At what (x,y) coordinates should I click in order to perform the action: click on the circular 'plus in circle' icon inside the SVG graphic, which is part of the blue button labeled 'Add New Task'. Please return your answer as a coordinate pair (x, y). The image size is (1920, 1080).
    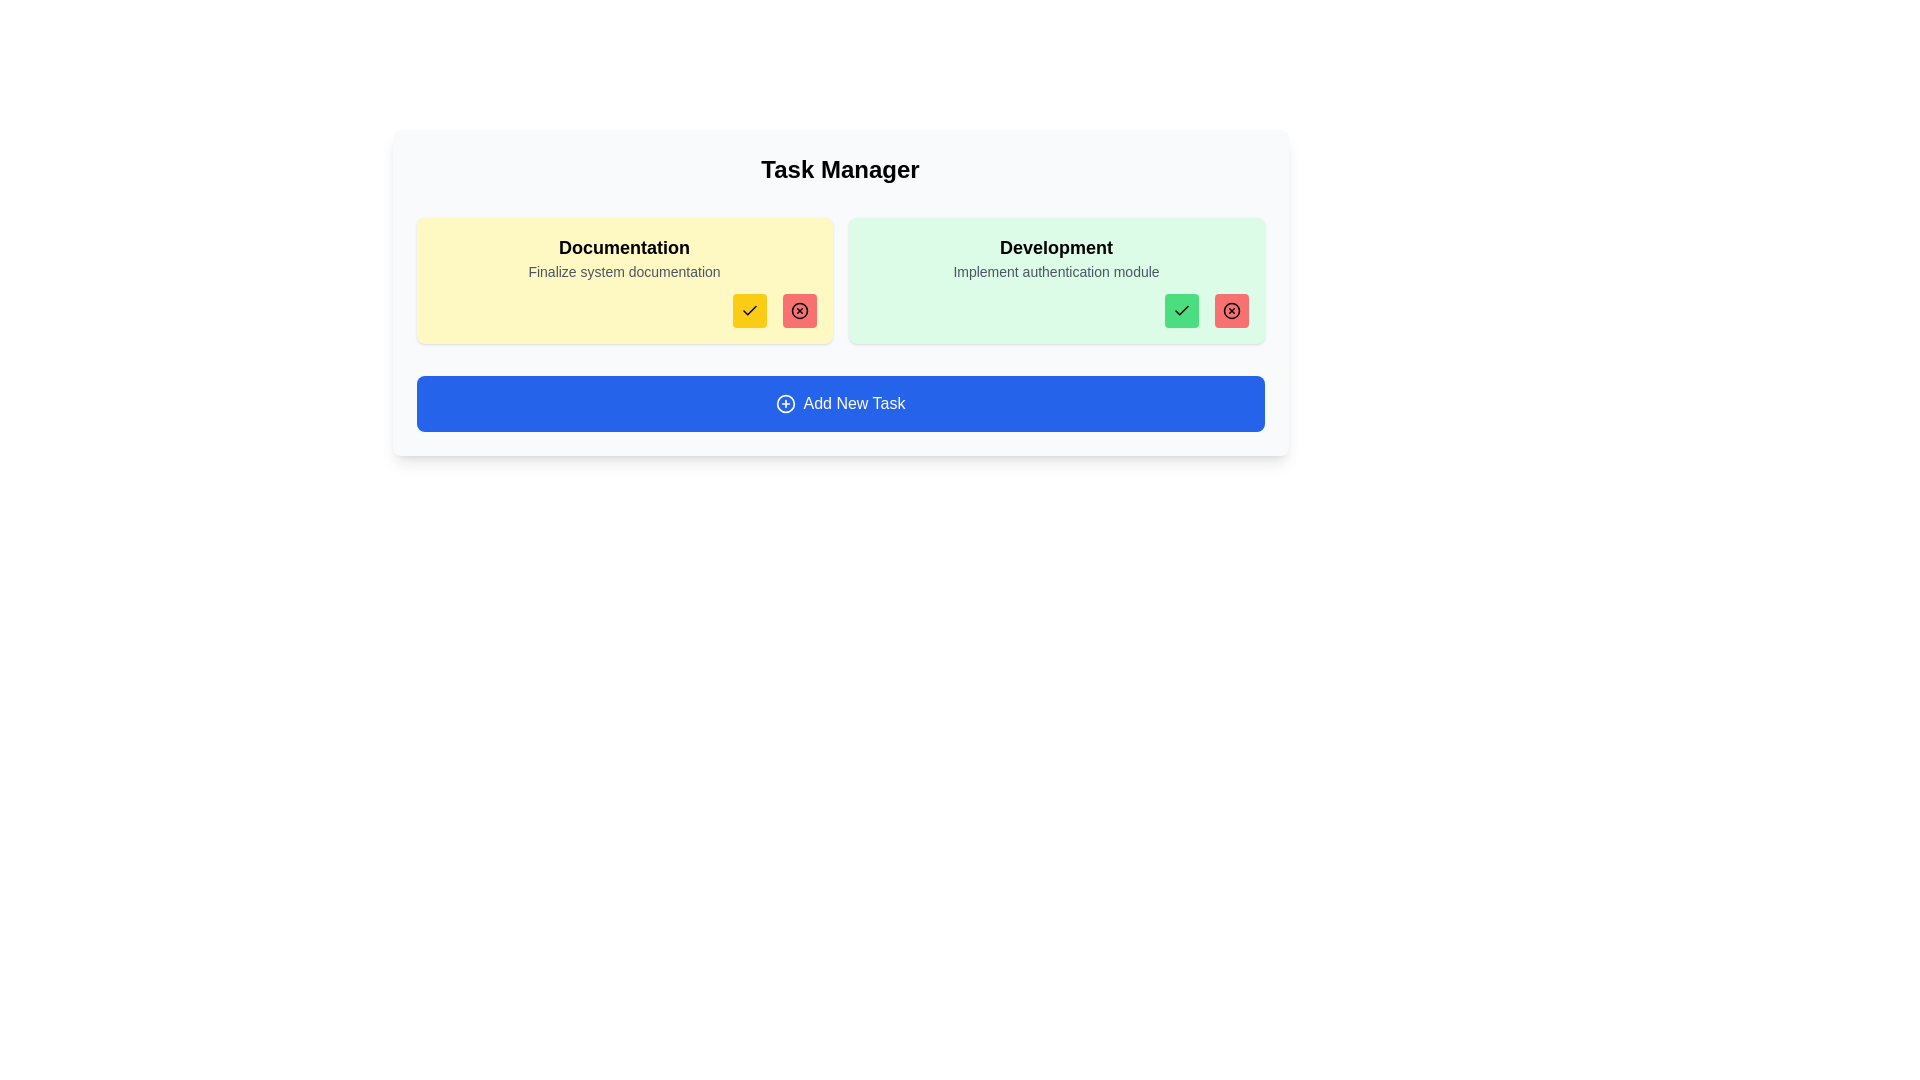
    Looking at the image, I should click on (784, 404).